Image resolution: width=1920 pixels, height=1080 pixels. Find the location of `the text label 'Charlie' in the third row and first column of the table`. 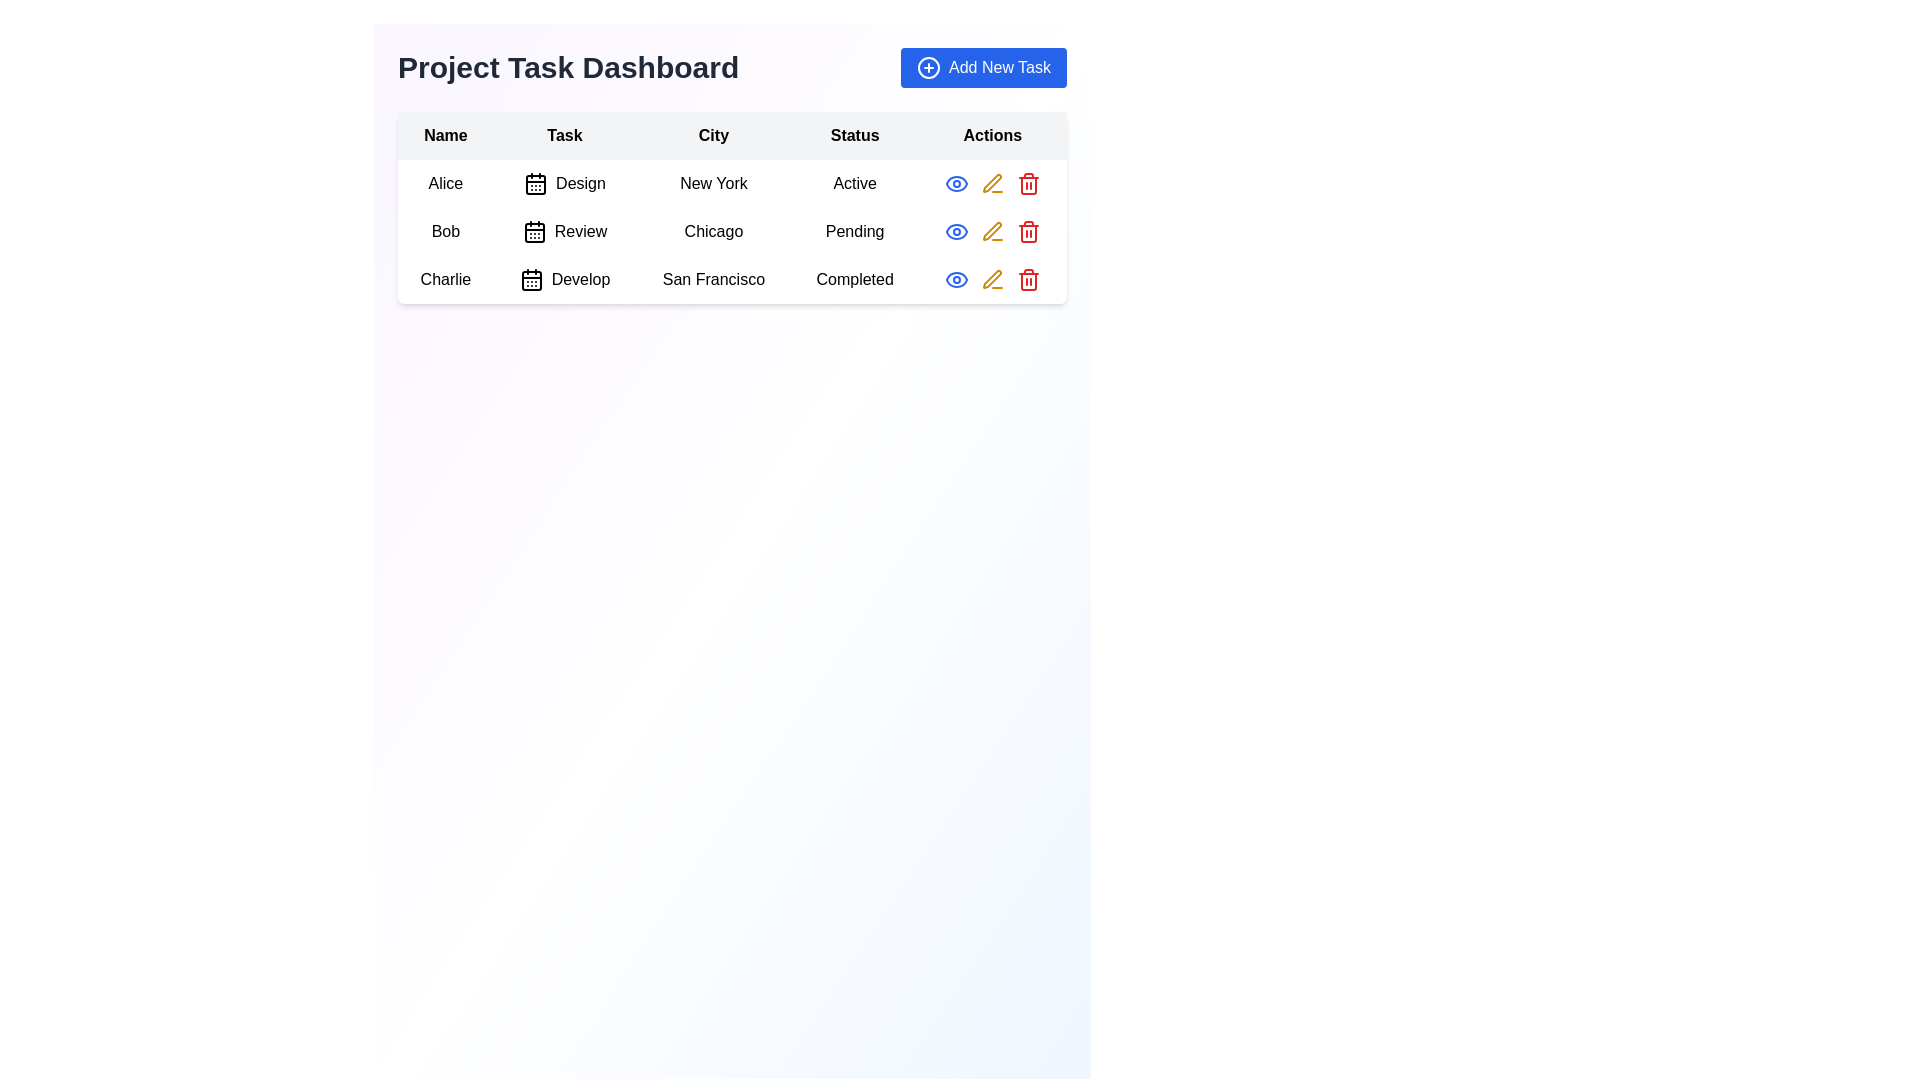

the text label 'Charlie' in the third row and first column of the table is located at coordinates (445, 280).